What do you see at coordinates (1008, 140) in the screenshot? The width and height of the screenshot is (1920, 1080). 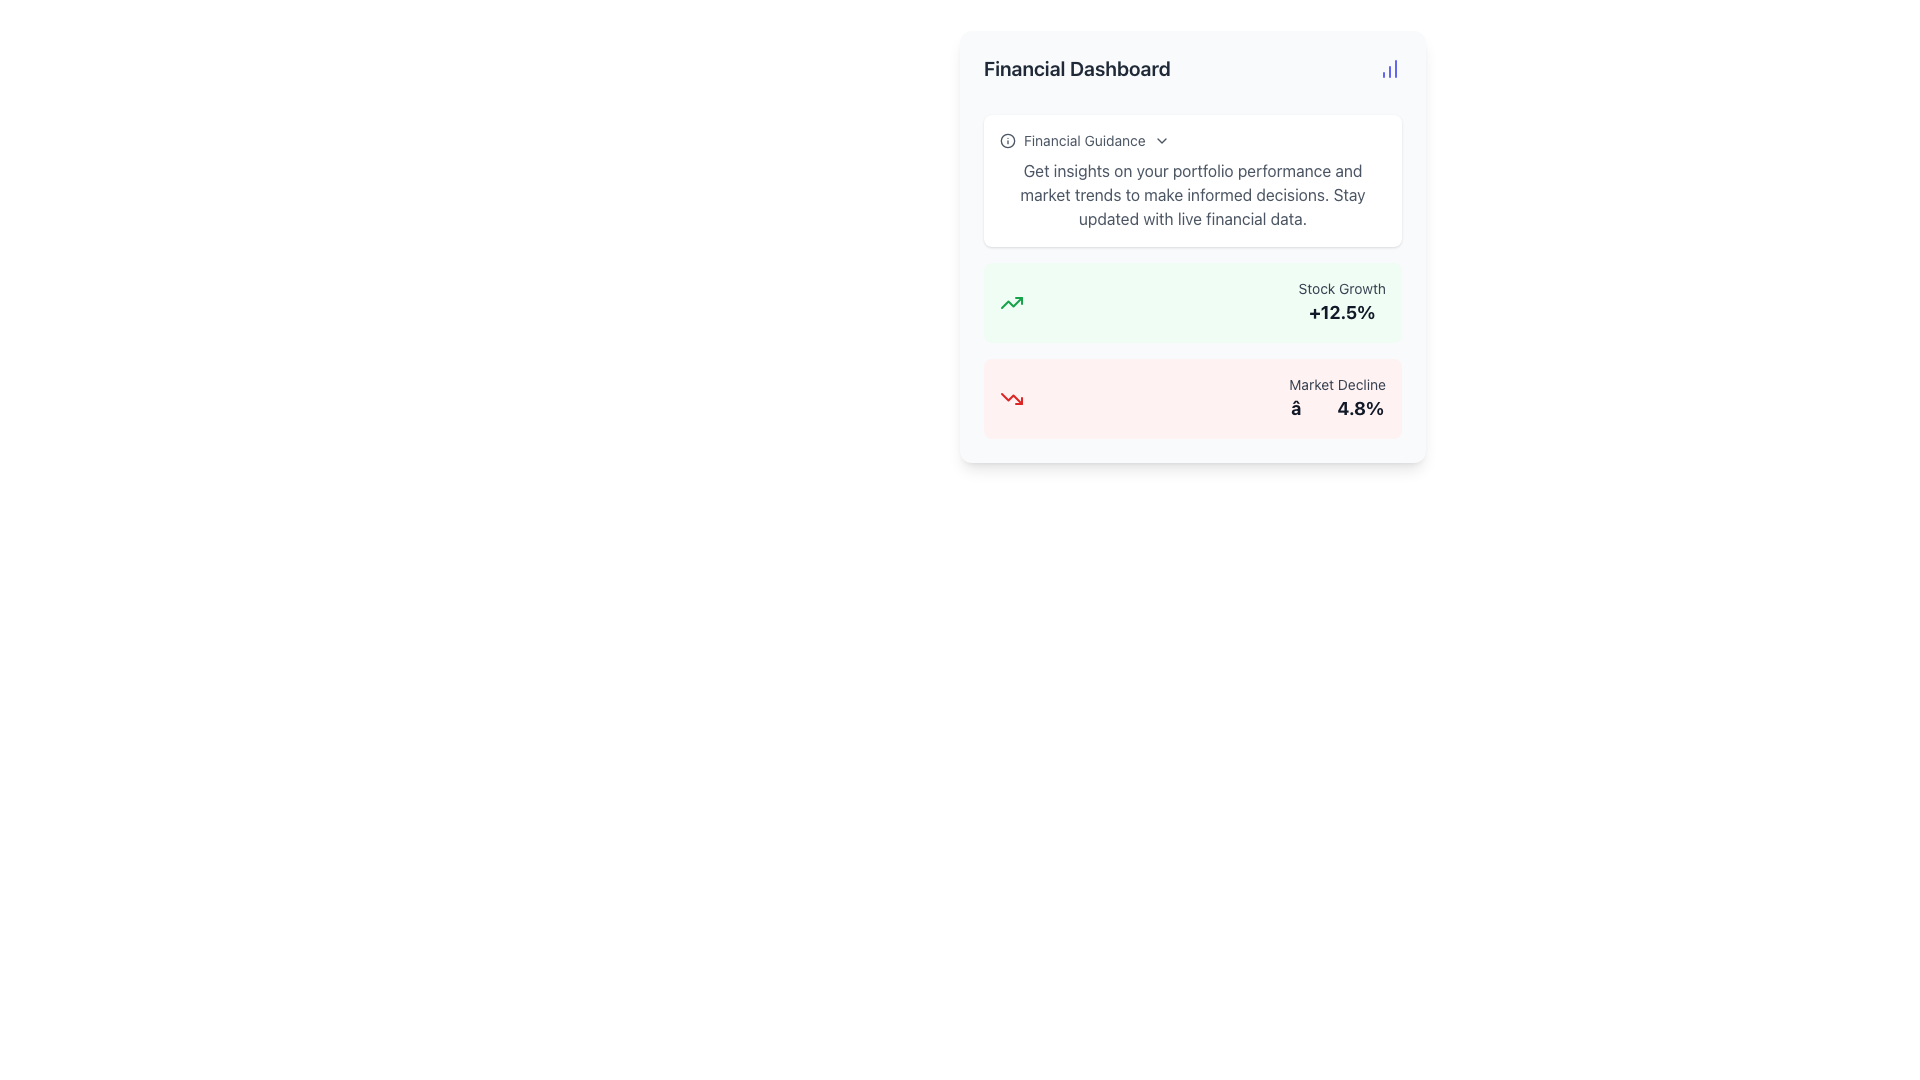 I see `the informational icon located to the left of the 'Financial Guidance' text, indicating its purpose as an informational indicator` at bounding box center [1008, 140].